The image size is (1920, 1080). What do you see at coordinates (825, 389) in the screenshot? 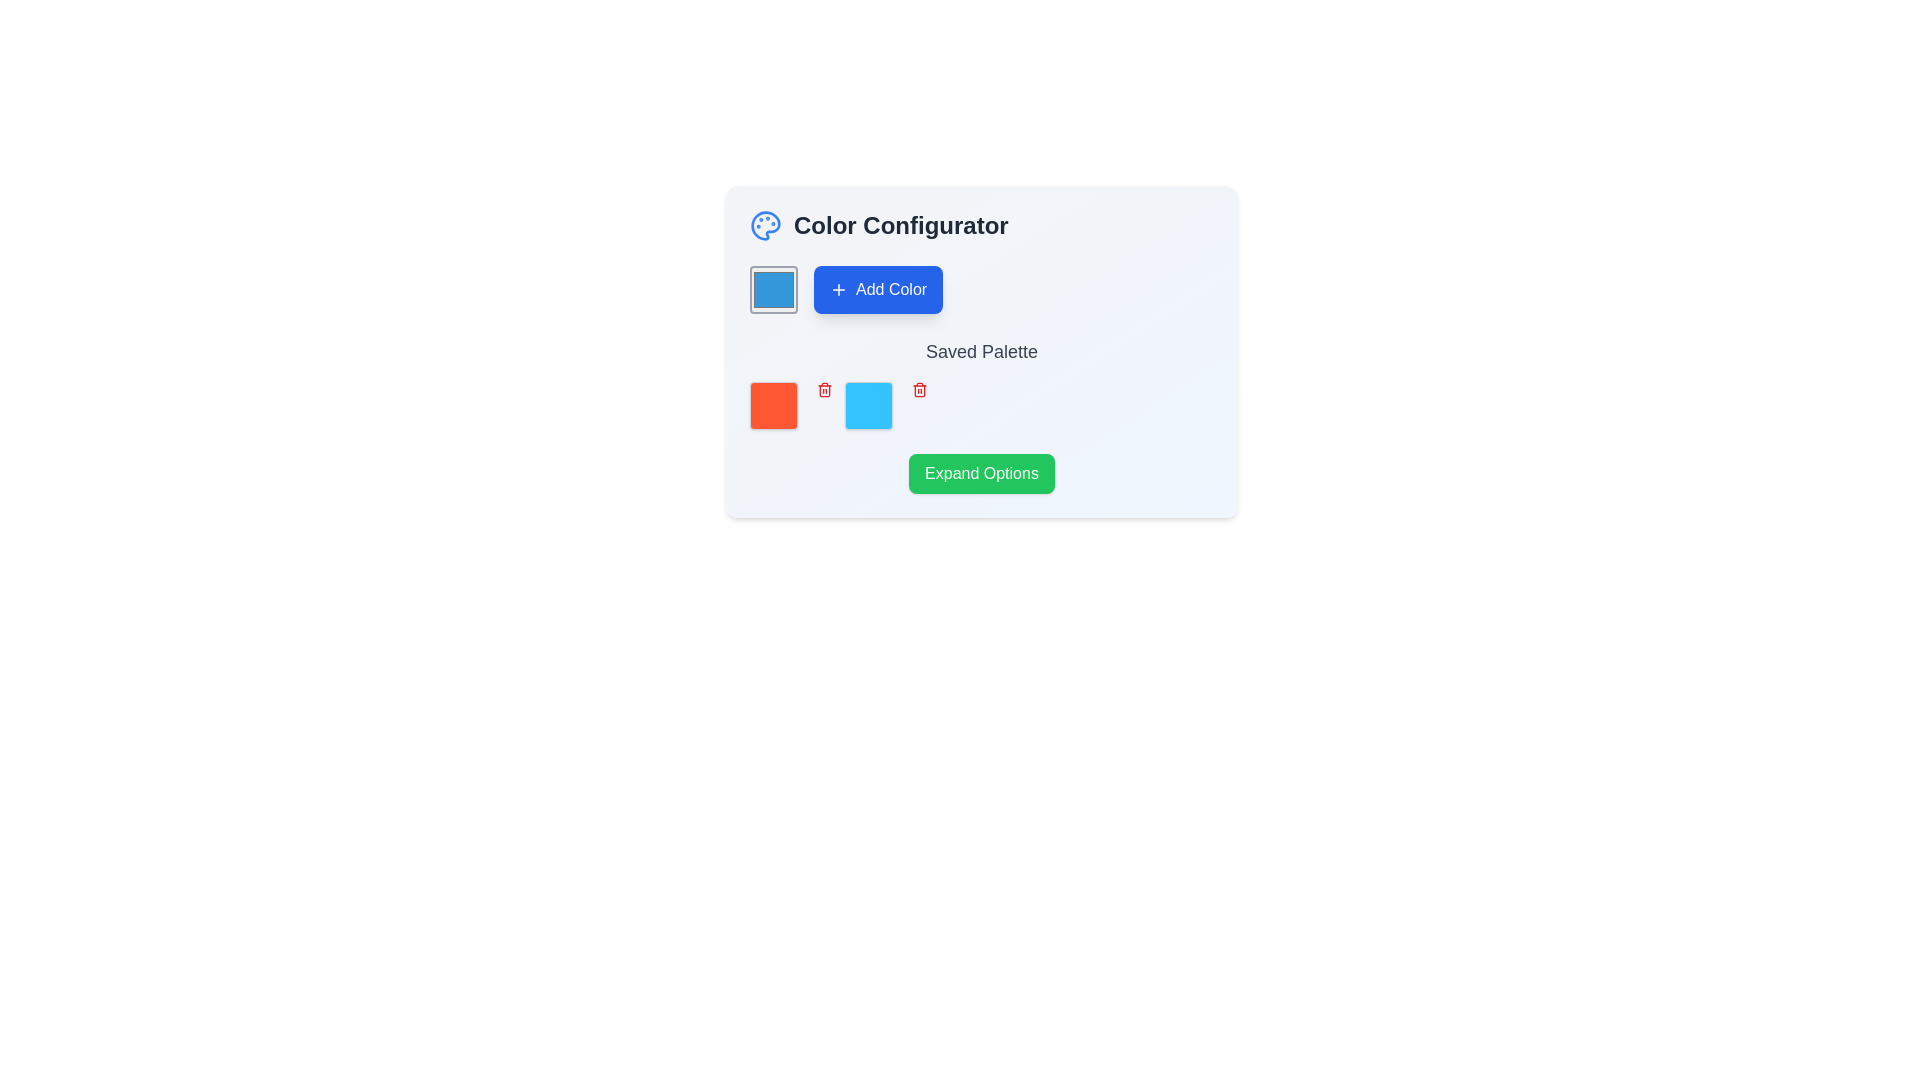
I see `the small red trash can icon button located in the 'Saved Palette' section` at bounding box center [825, 389].